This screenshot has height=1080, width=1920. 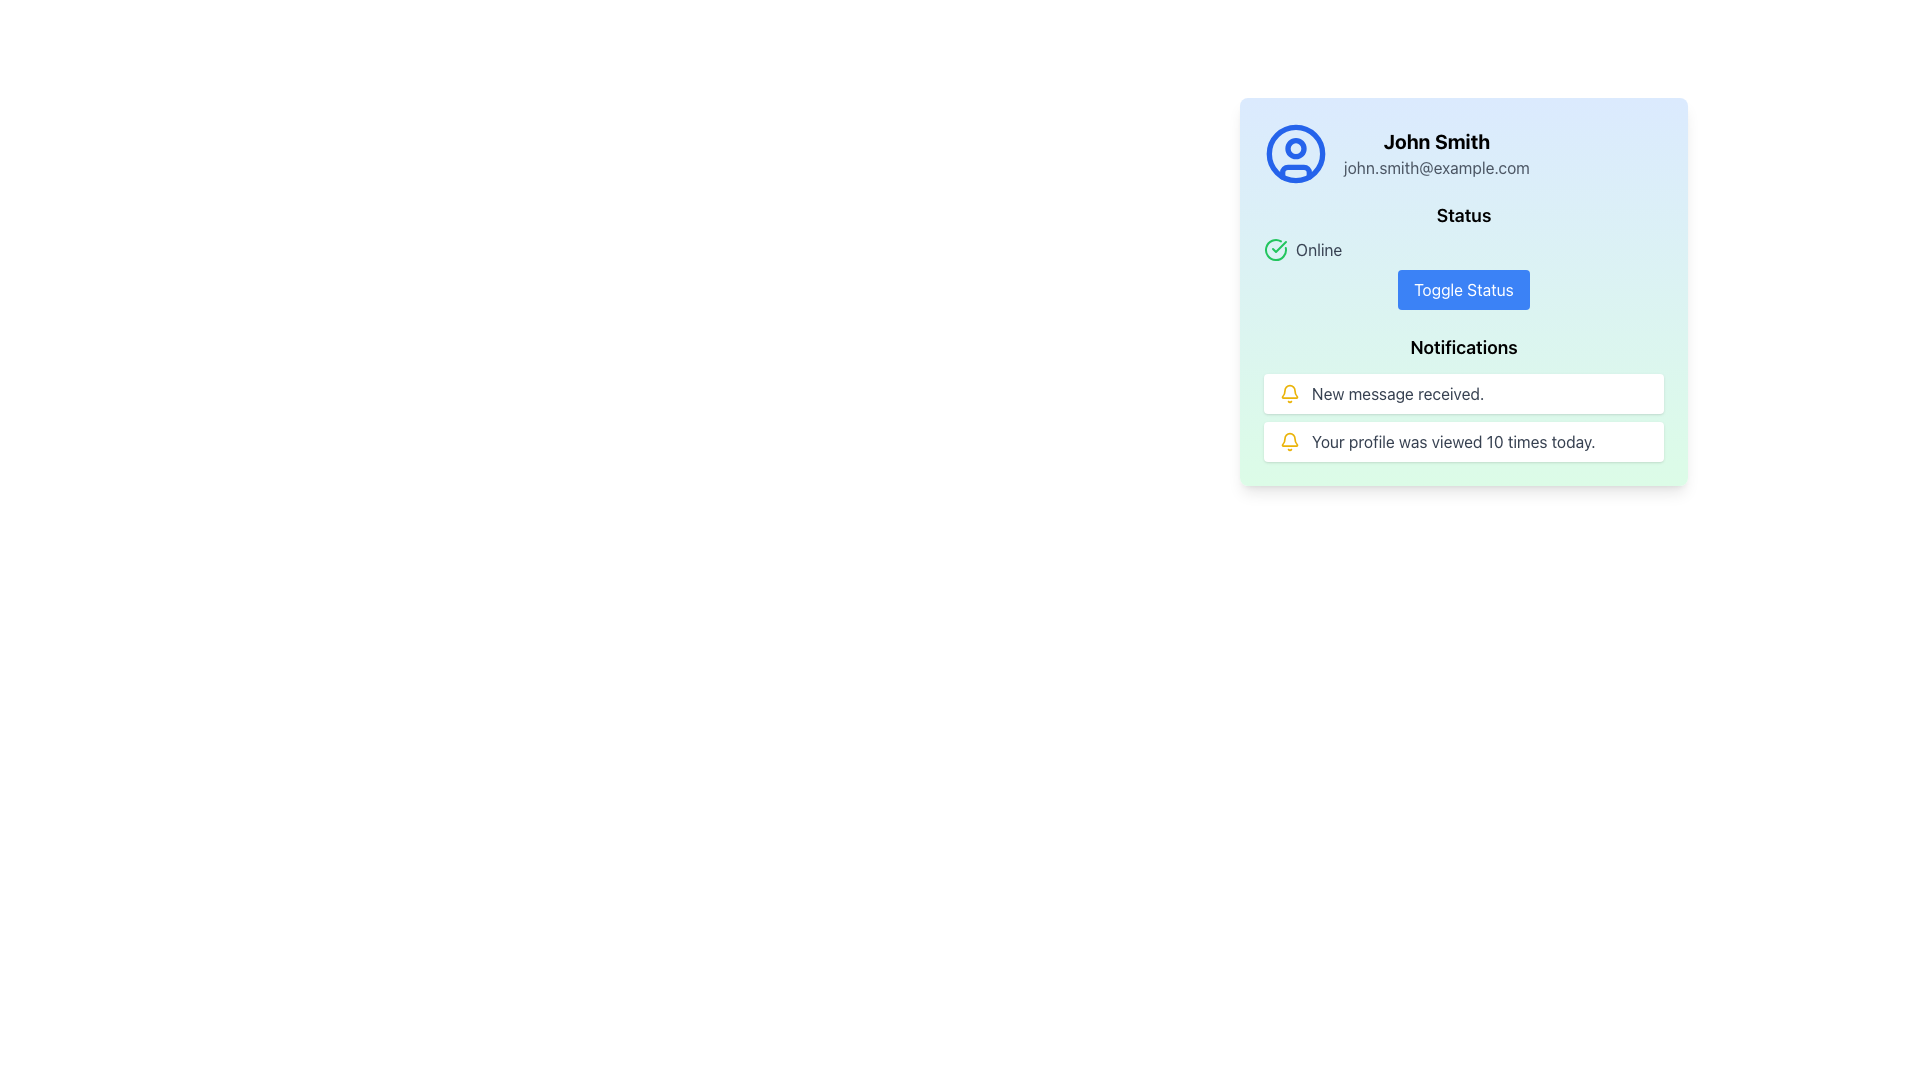 I want to click on static text that informs the user about a new message notification, located in the first row of the notification list inside a notification card, aligned centrally with a bell icon preceding it, so click(x=1397, y=393).